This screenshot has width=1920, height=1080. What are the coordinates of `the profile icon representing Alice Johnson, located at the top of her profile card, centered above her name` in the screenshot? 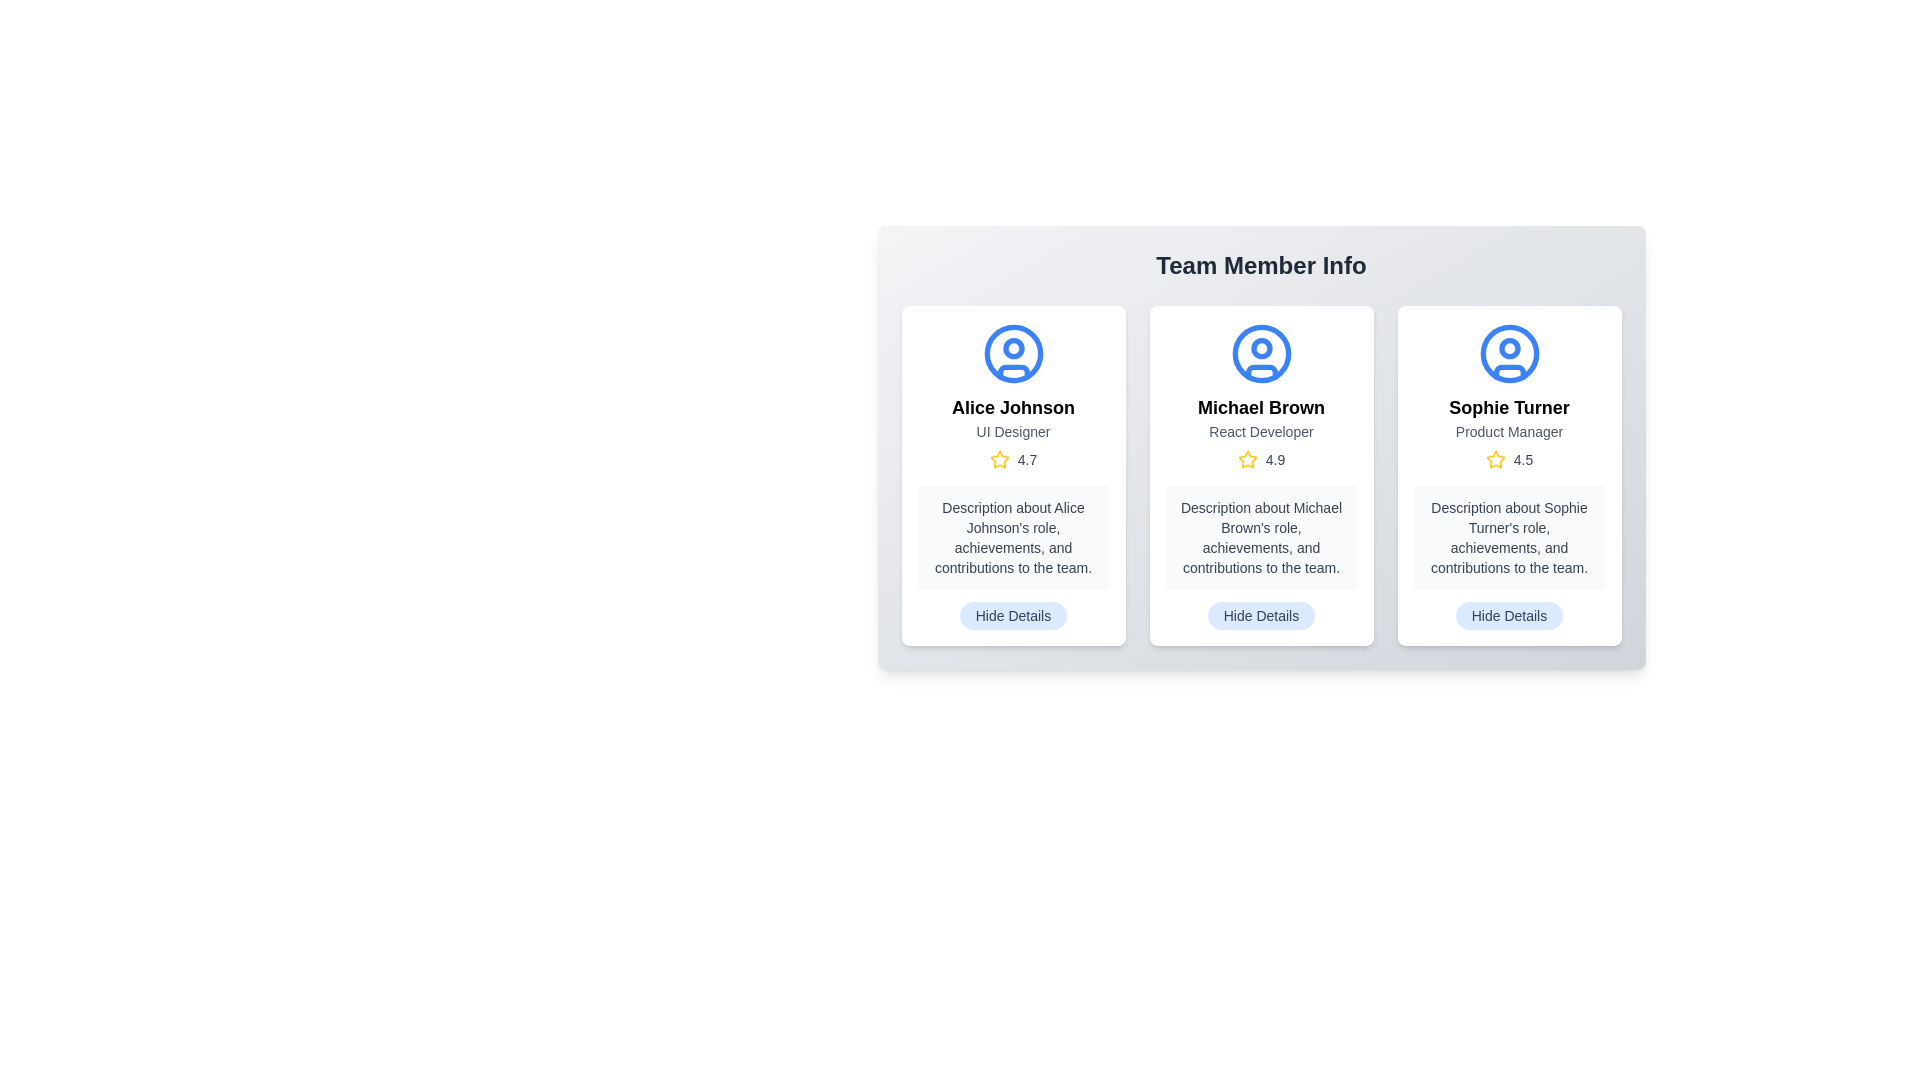 It's located at (1013, 353).